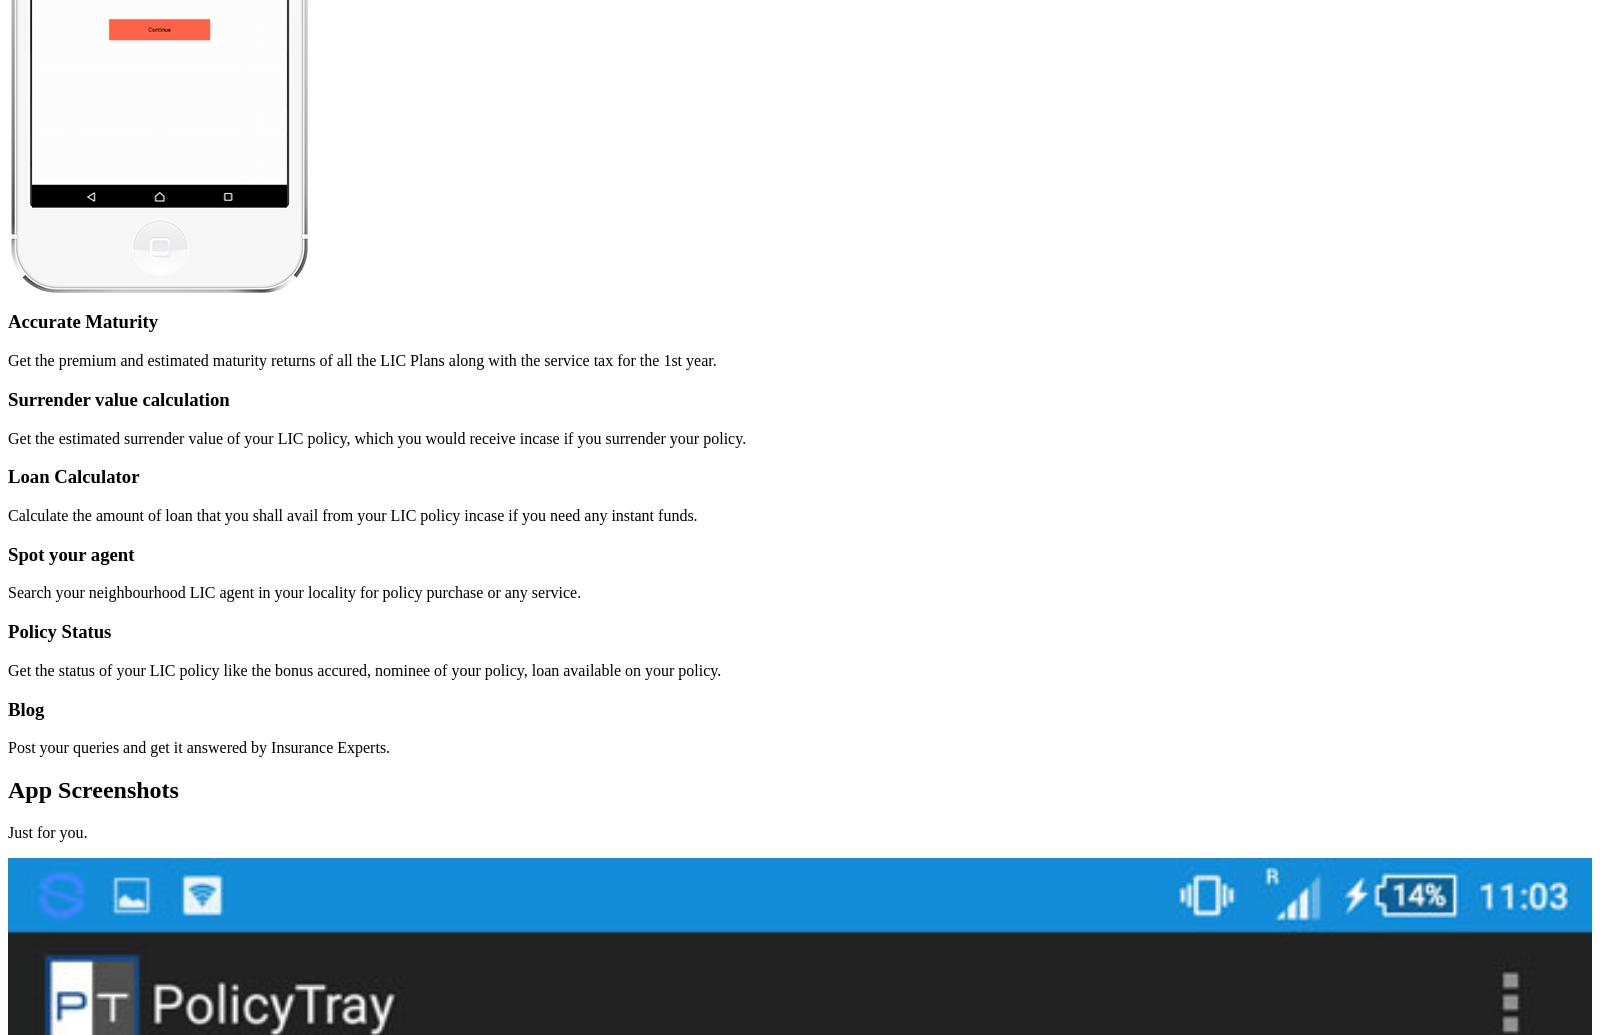 The image size is (1600, 1035). Describe the element at coordinates (25, 707) in the screenshot. I see `'Blog'` at that location.